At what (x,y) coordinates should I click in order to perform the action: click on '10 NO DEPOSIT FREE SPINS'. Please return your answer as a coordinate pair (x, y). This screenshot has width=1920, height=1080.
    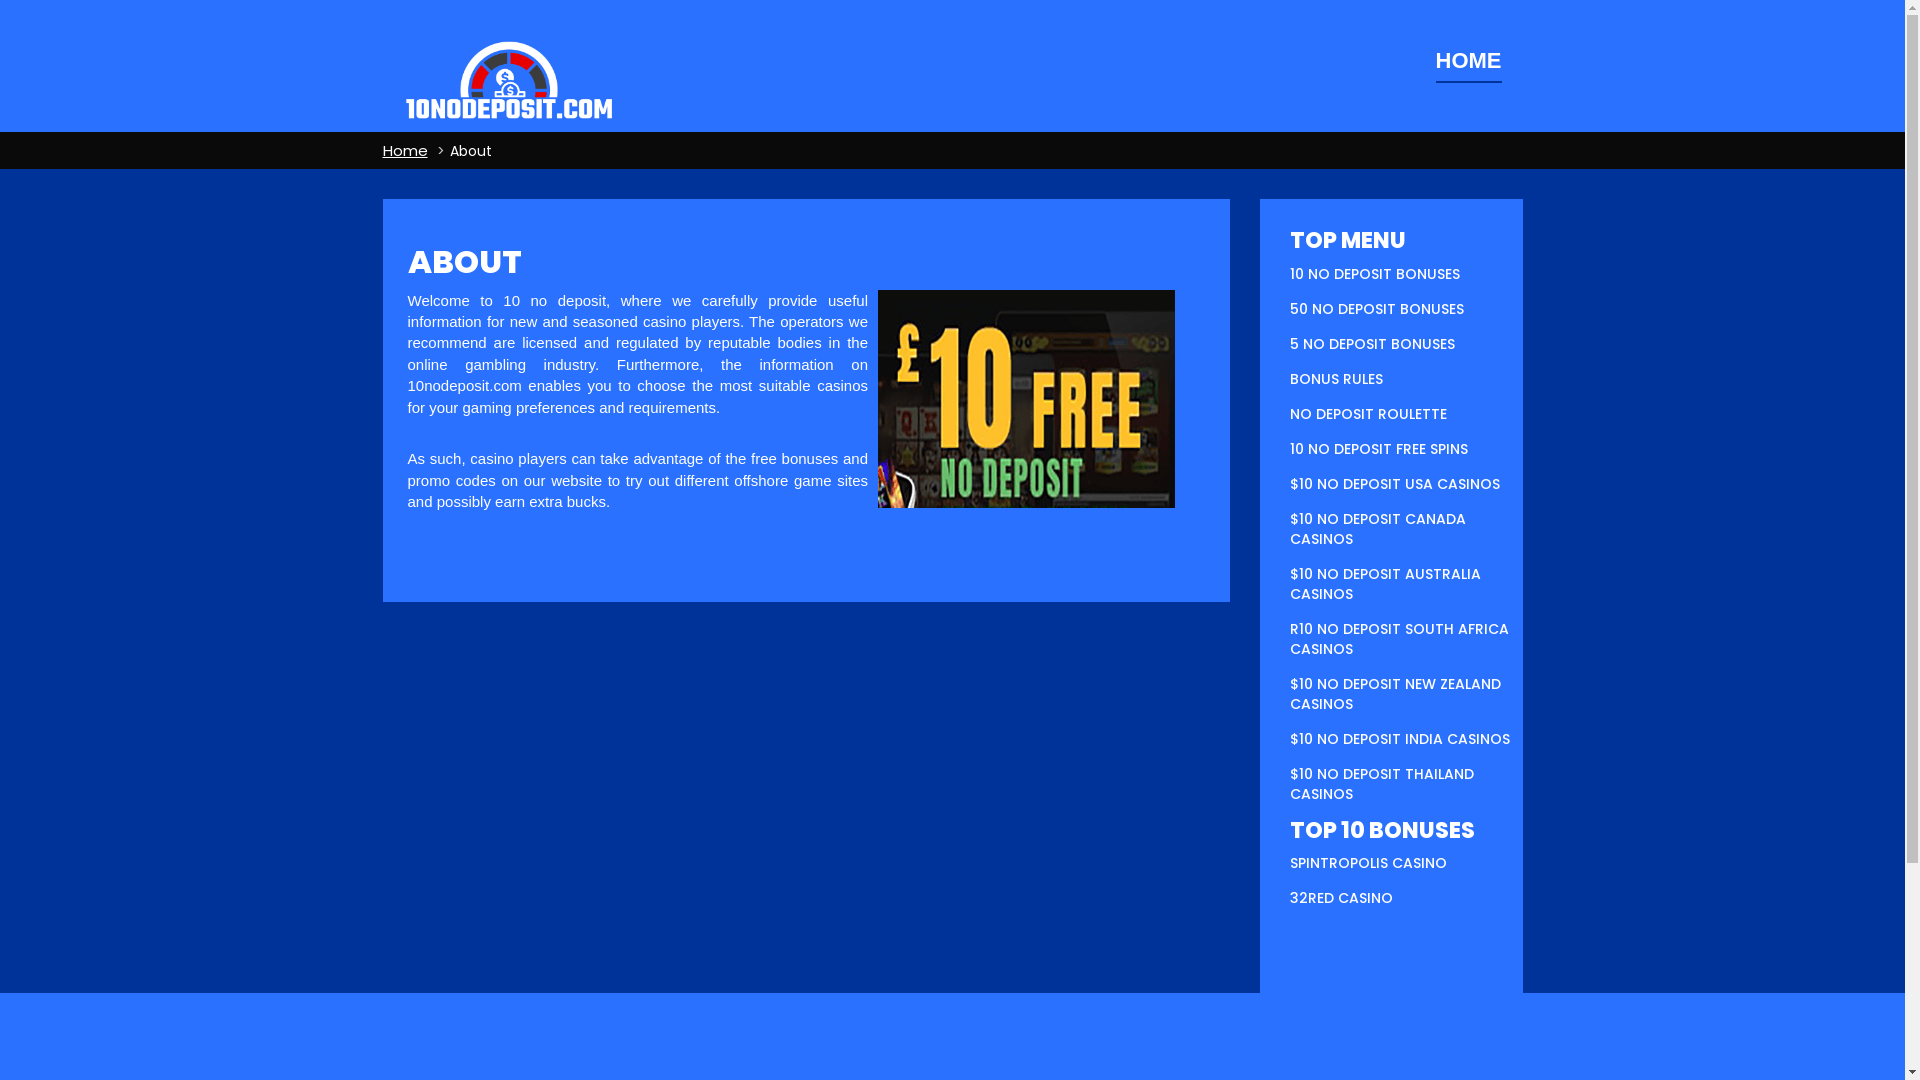
    Looking at the image, I should click on (1290, 447).